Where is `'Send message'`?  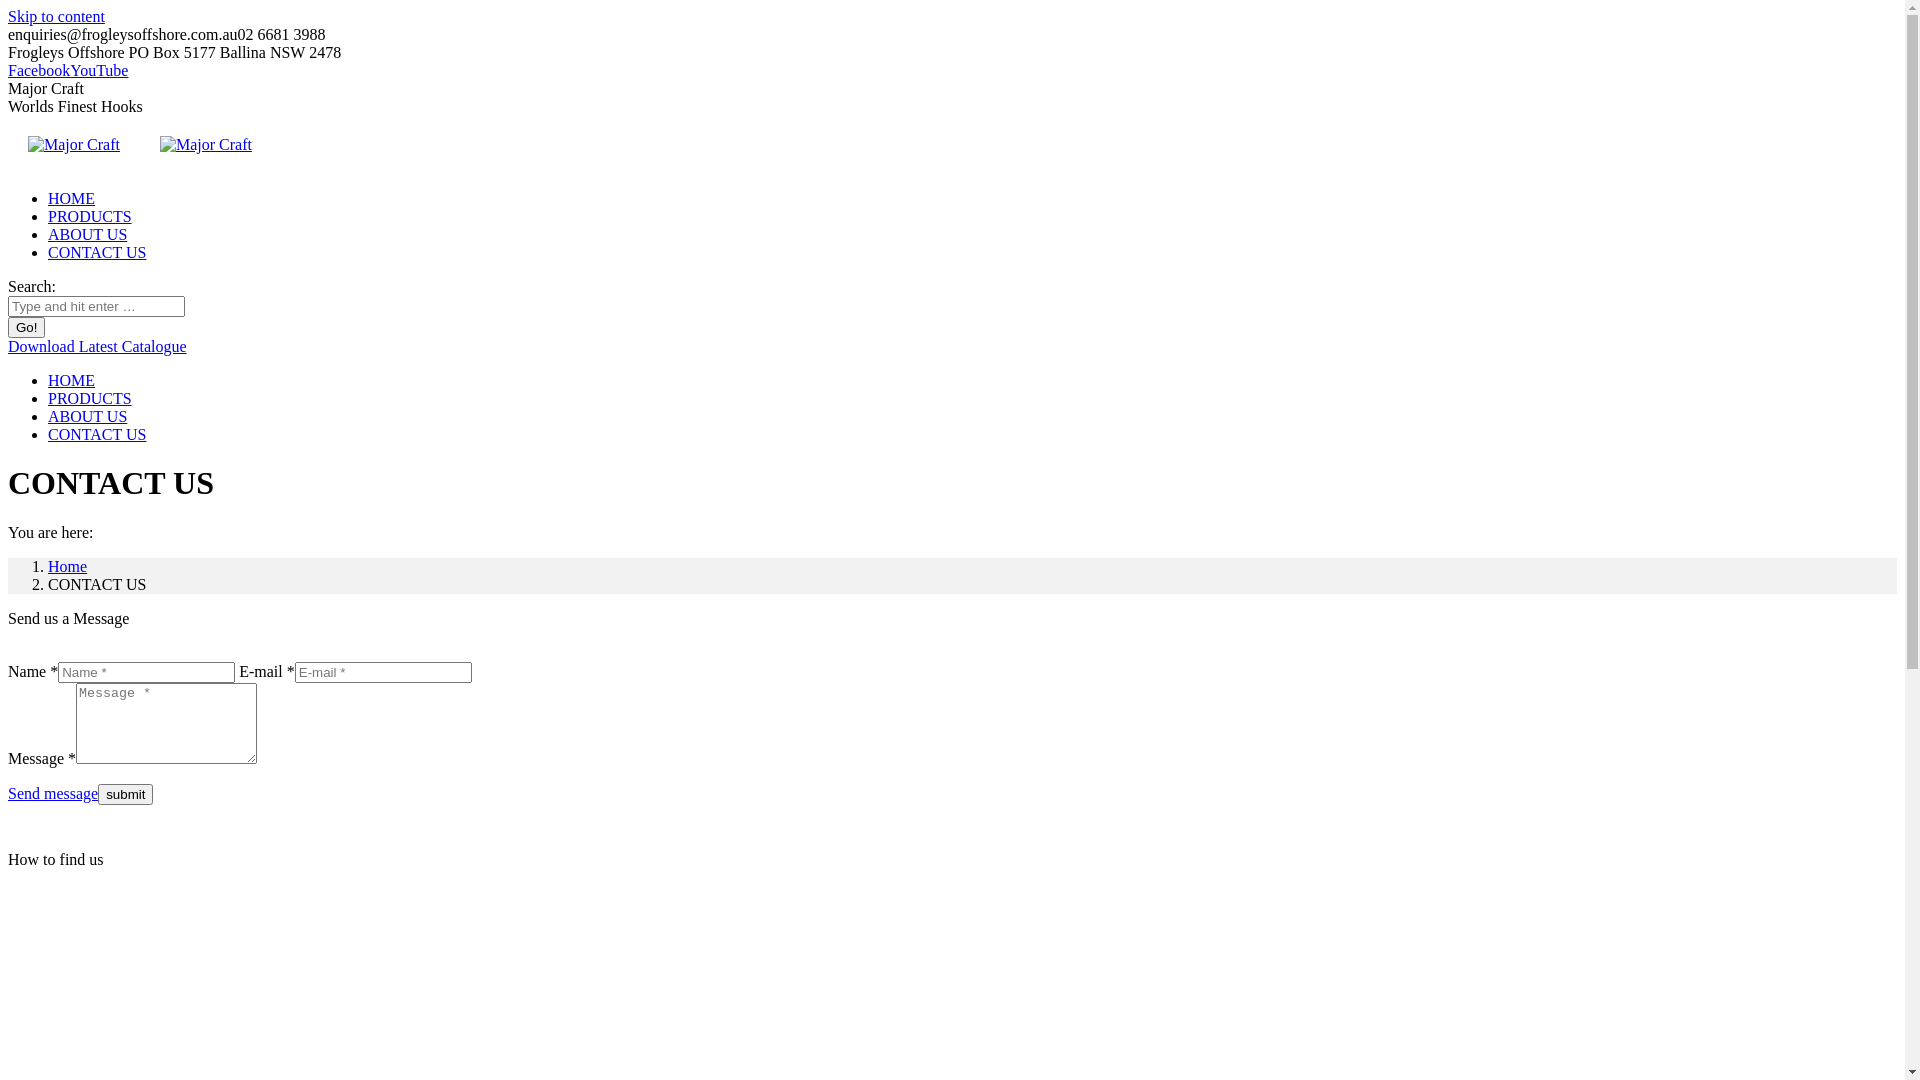 'Send message' is located at coordinates (52, 792).